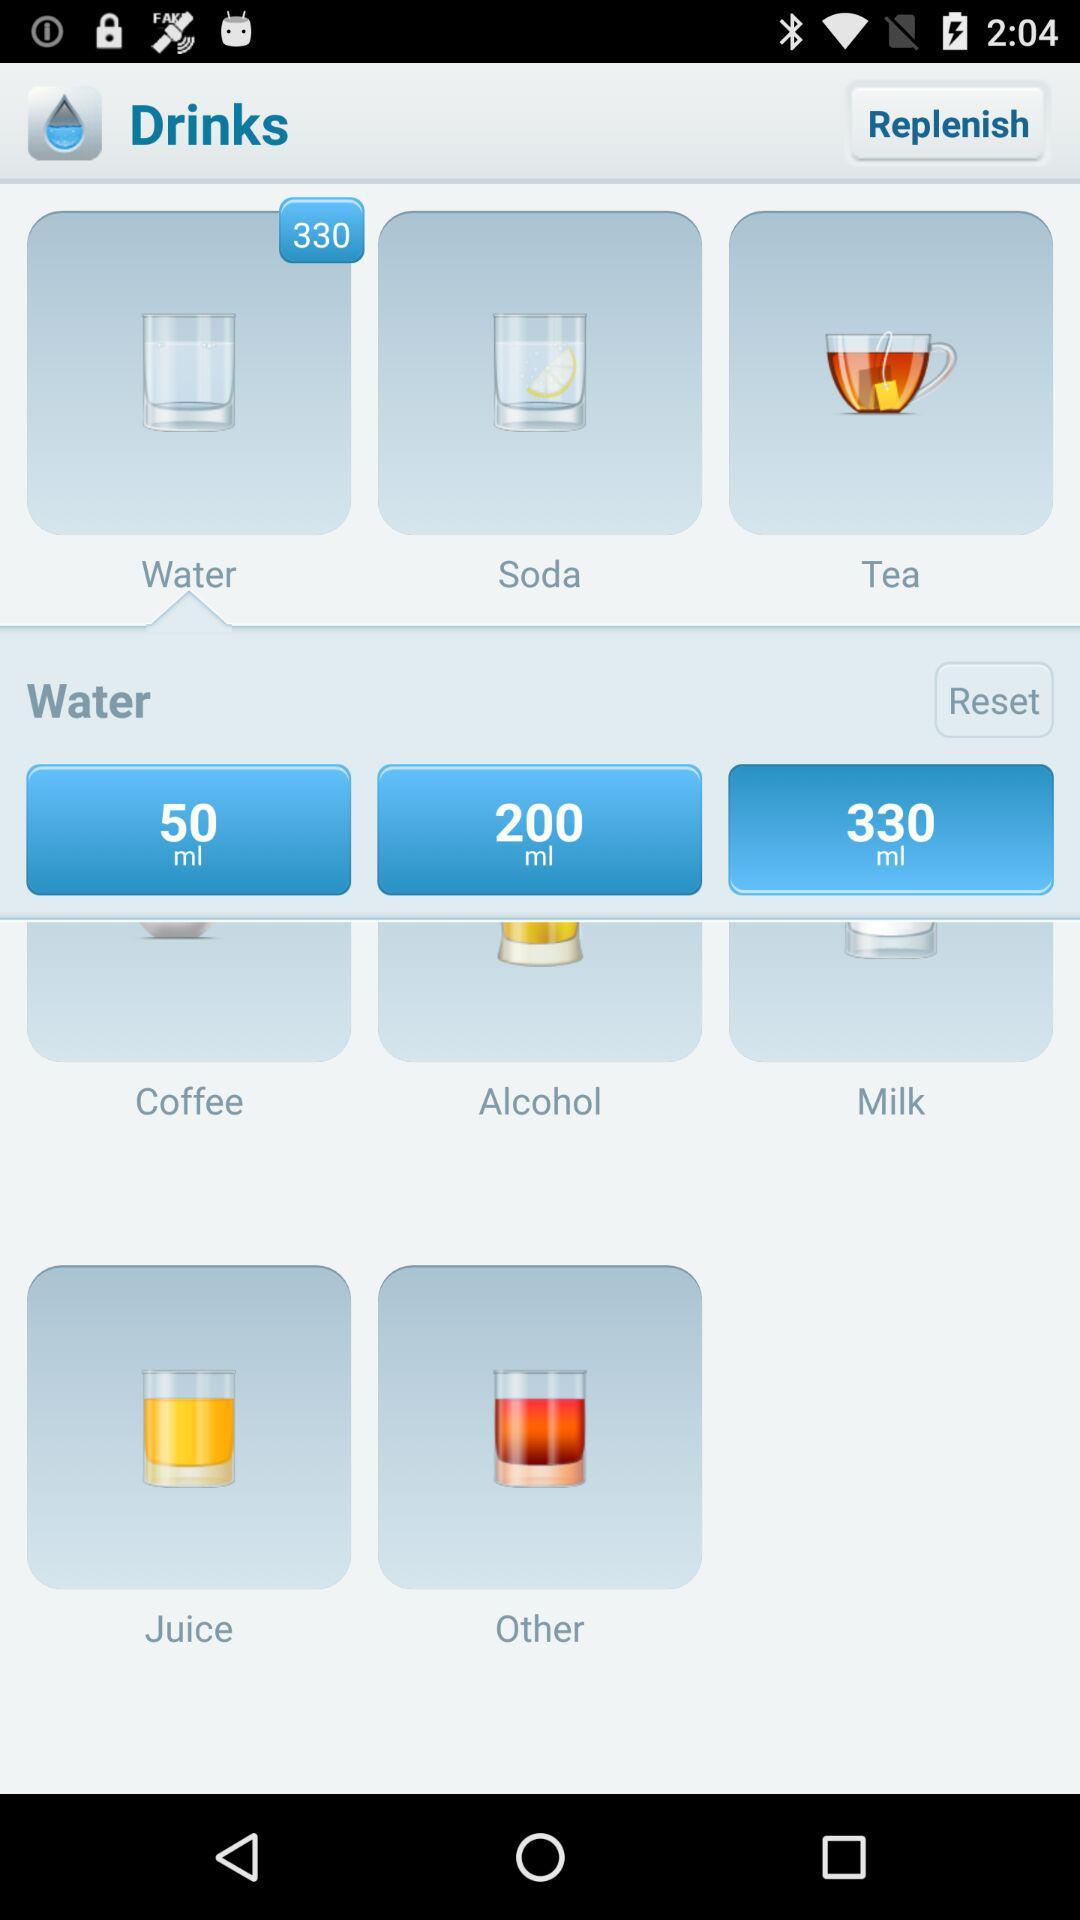 This screenshot has width=1080, height=1920. I want to click on drink, so click(63, 122).